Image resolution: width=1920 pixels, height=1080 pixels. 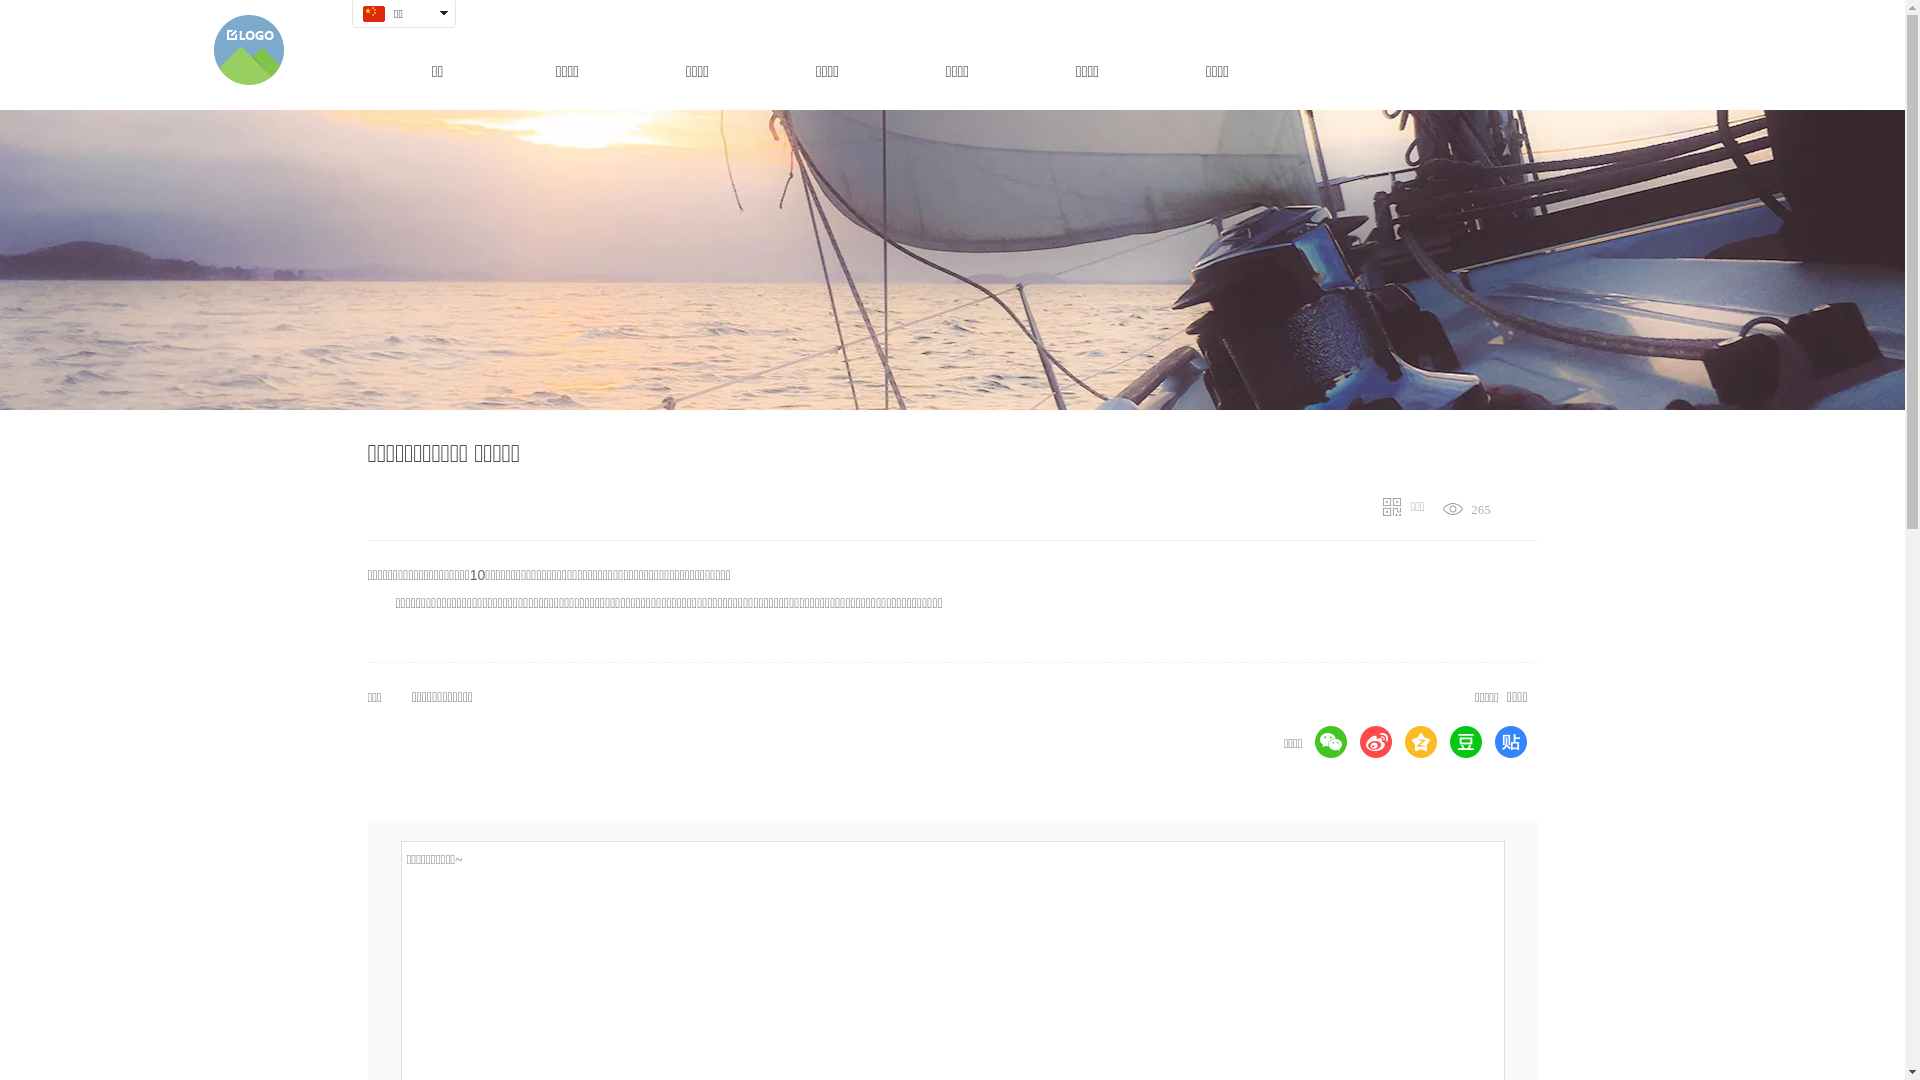 I want to click on ' ', so click(x=395, y=40).